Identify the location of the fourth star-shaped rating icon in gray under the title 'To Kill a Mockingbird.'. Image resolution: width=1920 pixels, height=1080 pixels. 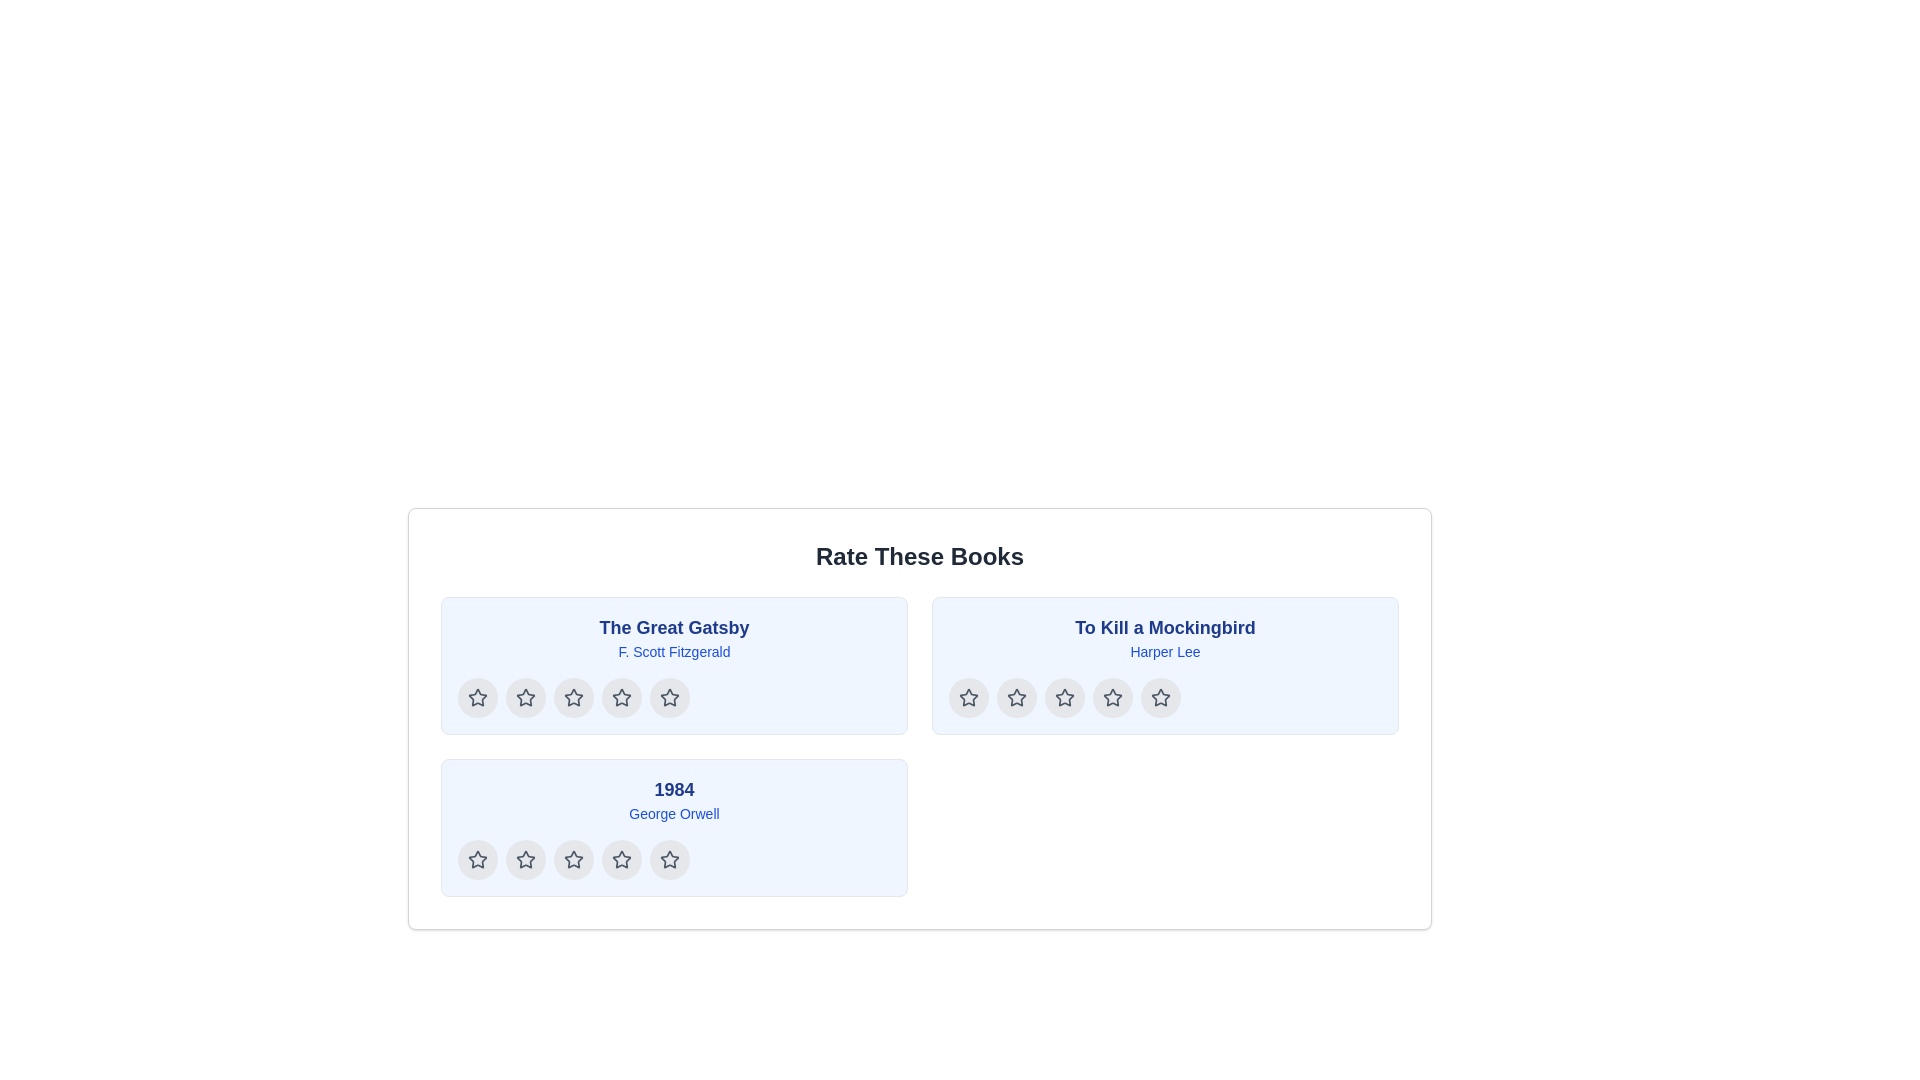
(1112, 697).